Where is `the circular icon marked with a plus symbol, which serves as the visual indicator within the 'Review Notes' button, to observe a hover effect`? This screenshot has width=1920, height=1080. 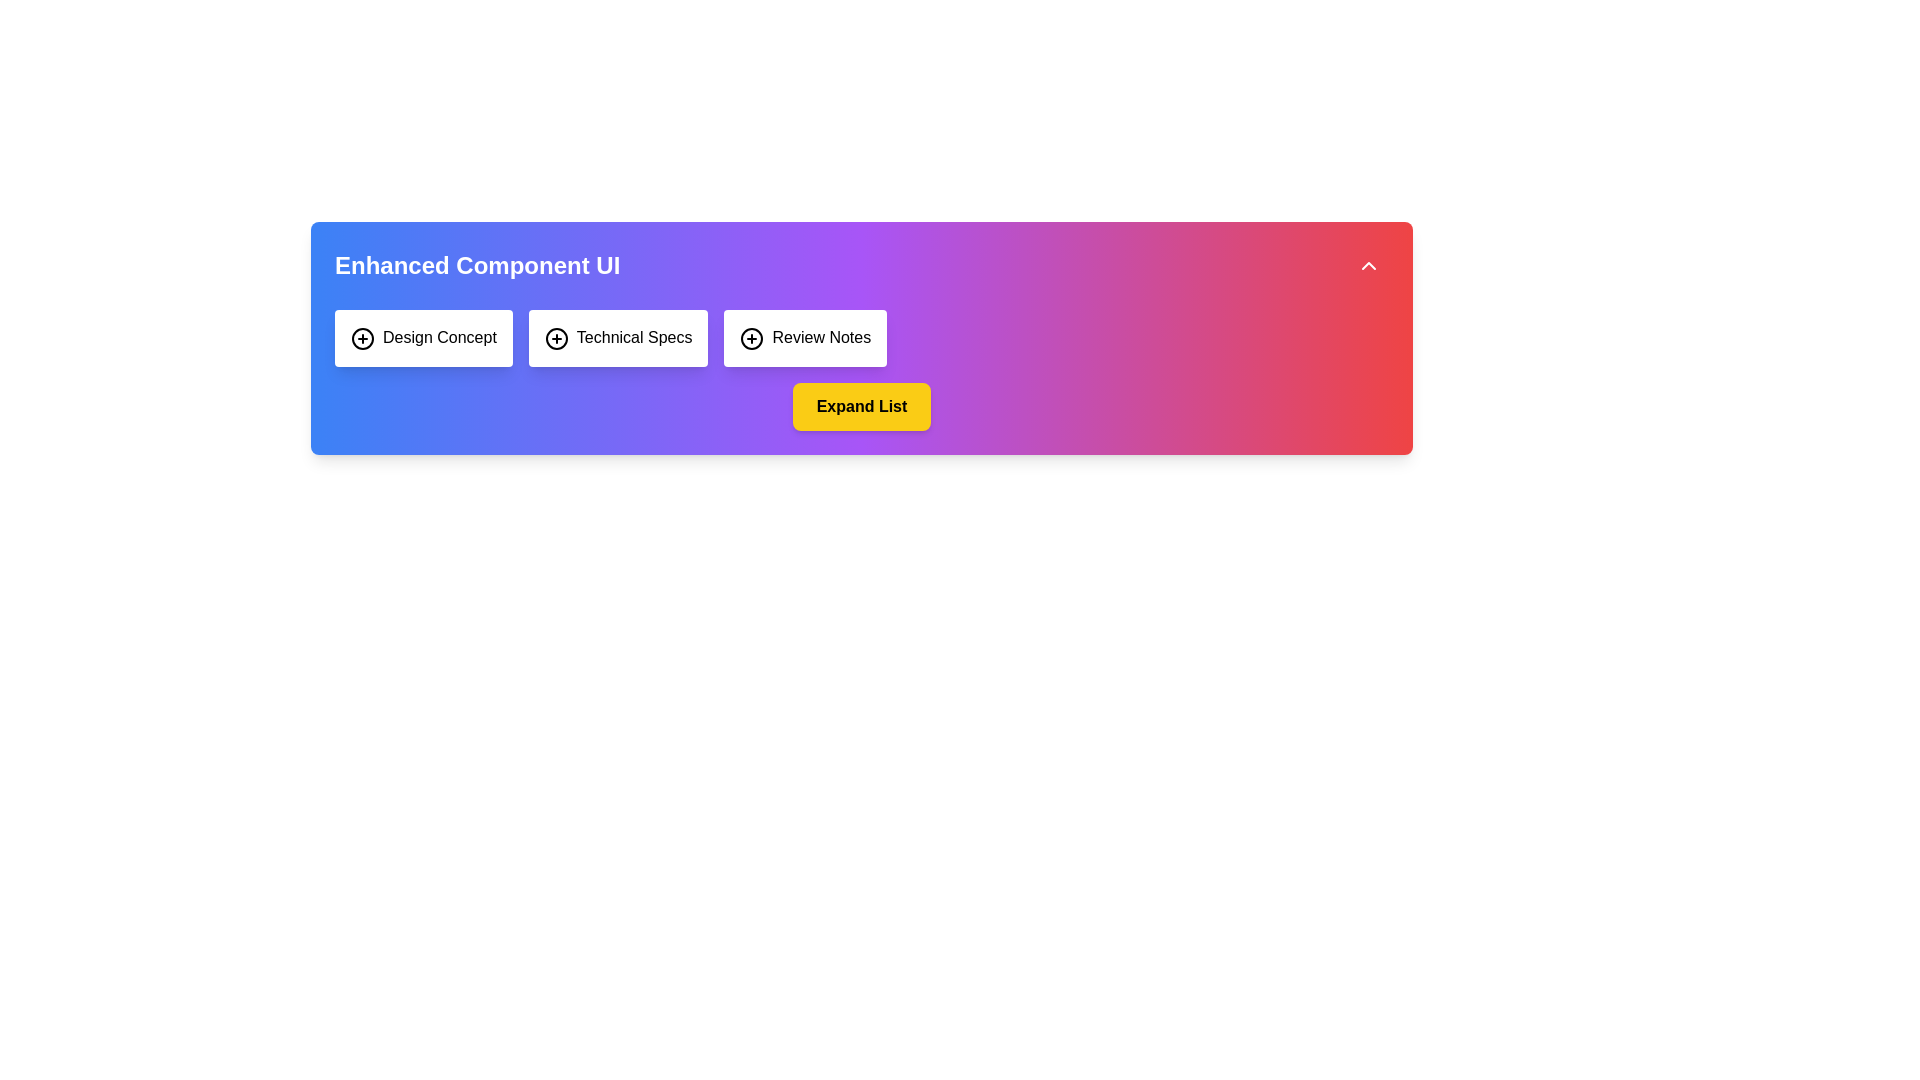
the circular icon marked with a plus symbol, which serves as the visual indicator within the 'Review Notes' button, to observe a hover effect is located at coordinates (751, 337).